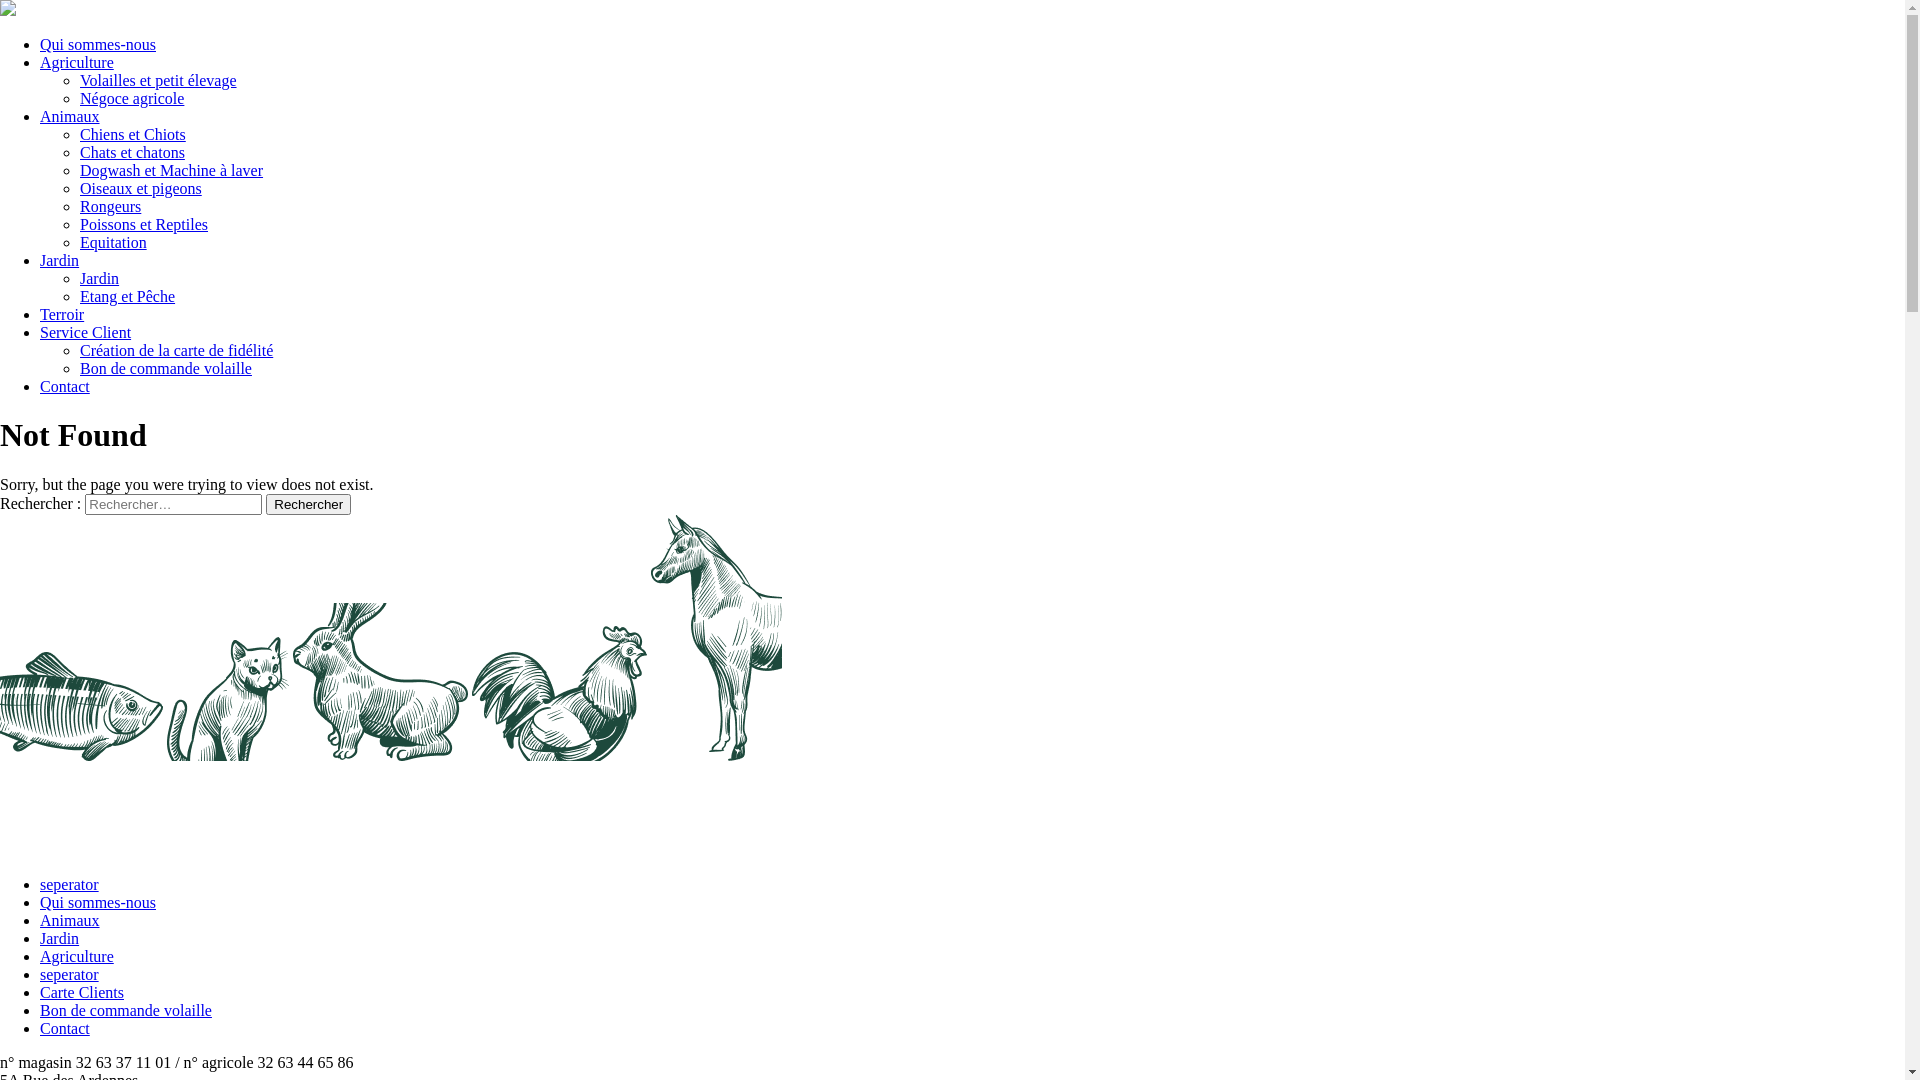 The width and height of the screenshot is (1920, 1080). What do you see at coordinates (96, 44) in the screenshot?
I see `'Qui sommes-nous'` at bounding box center [96, 44].